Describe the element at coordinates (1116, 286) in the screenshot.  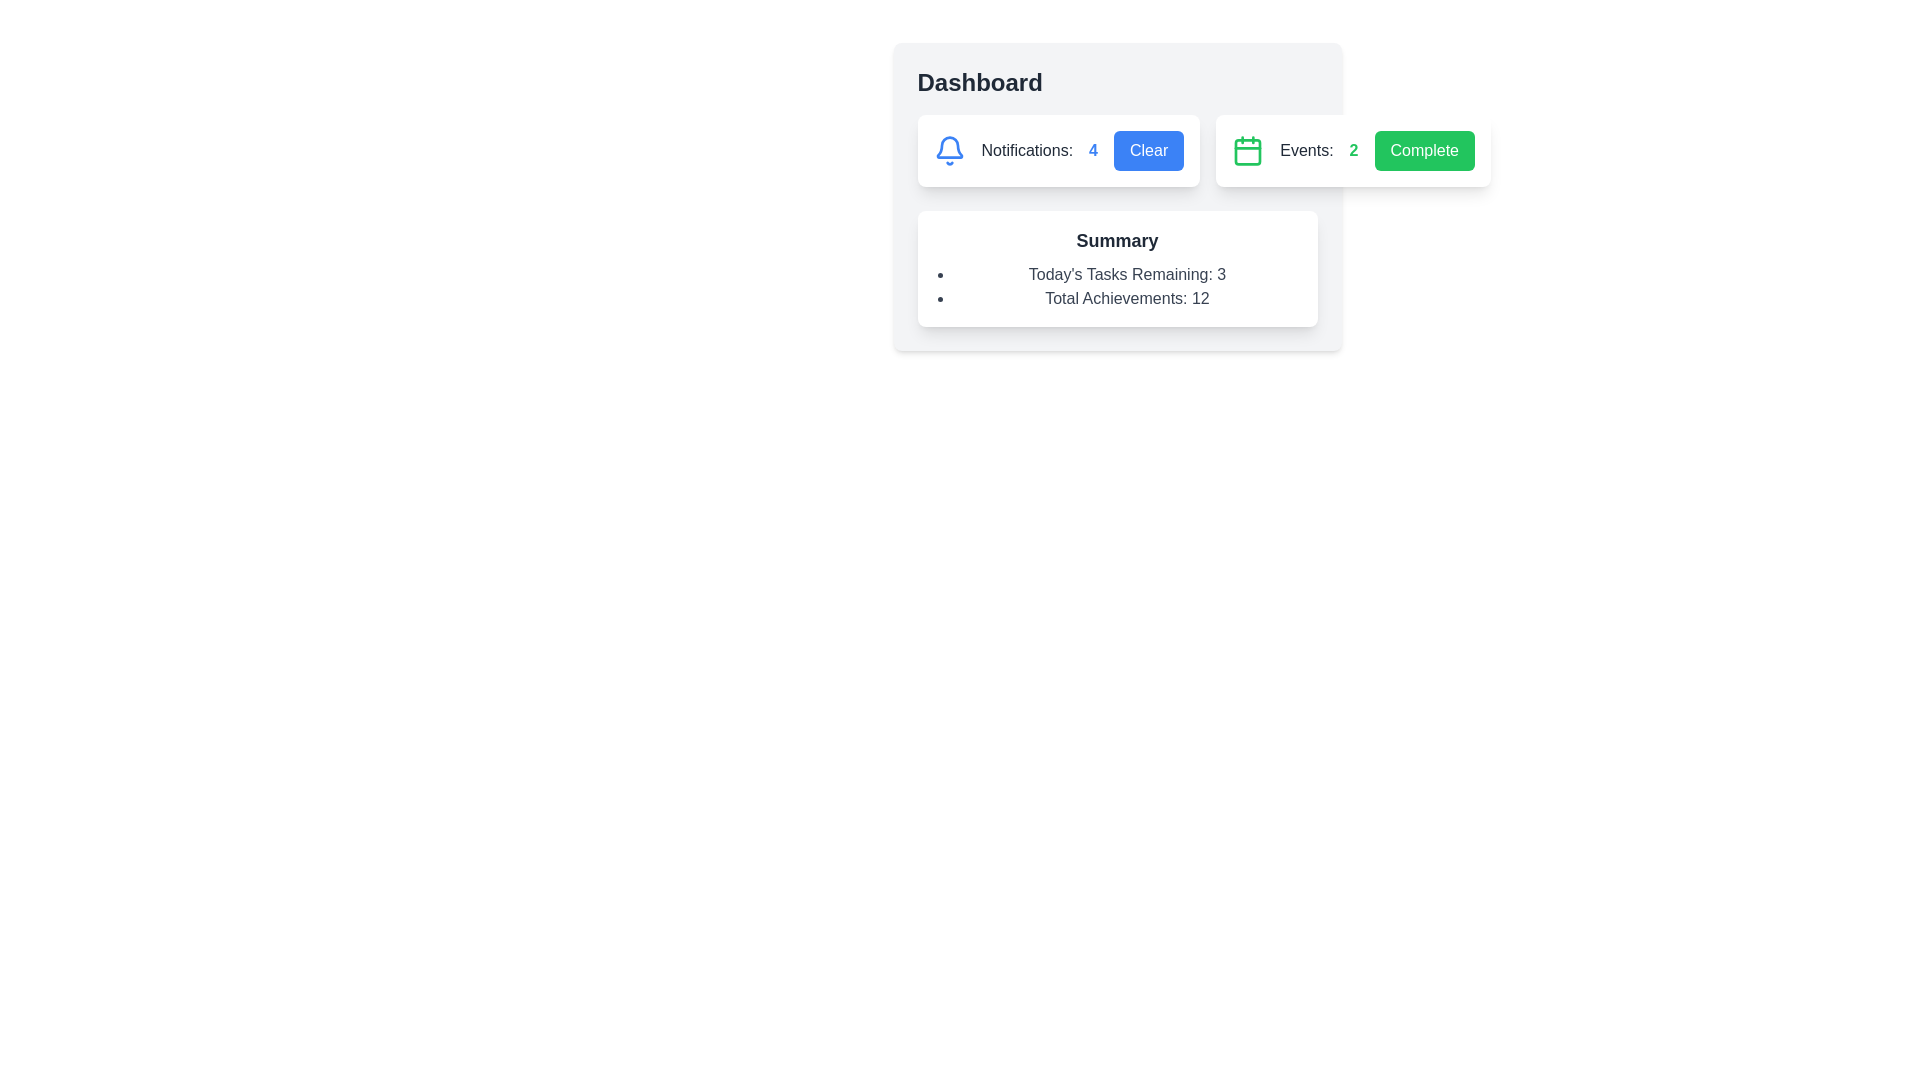
I see `the informational list displaying 'Today's Tasks Remaining: 3' and 'Total Achievements: 12' within the 'Summary' box` at that location.